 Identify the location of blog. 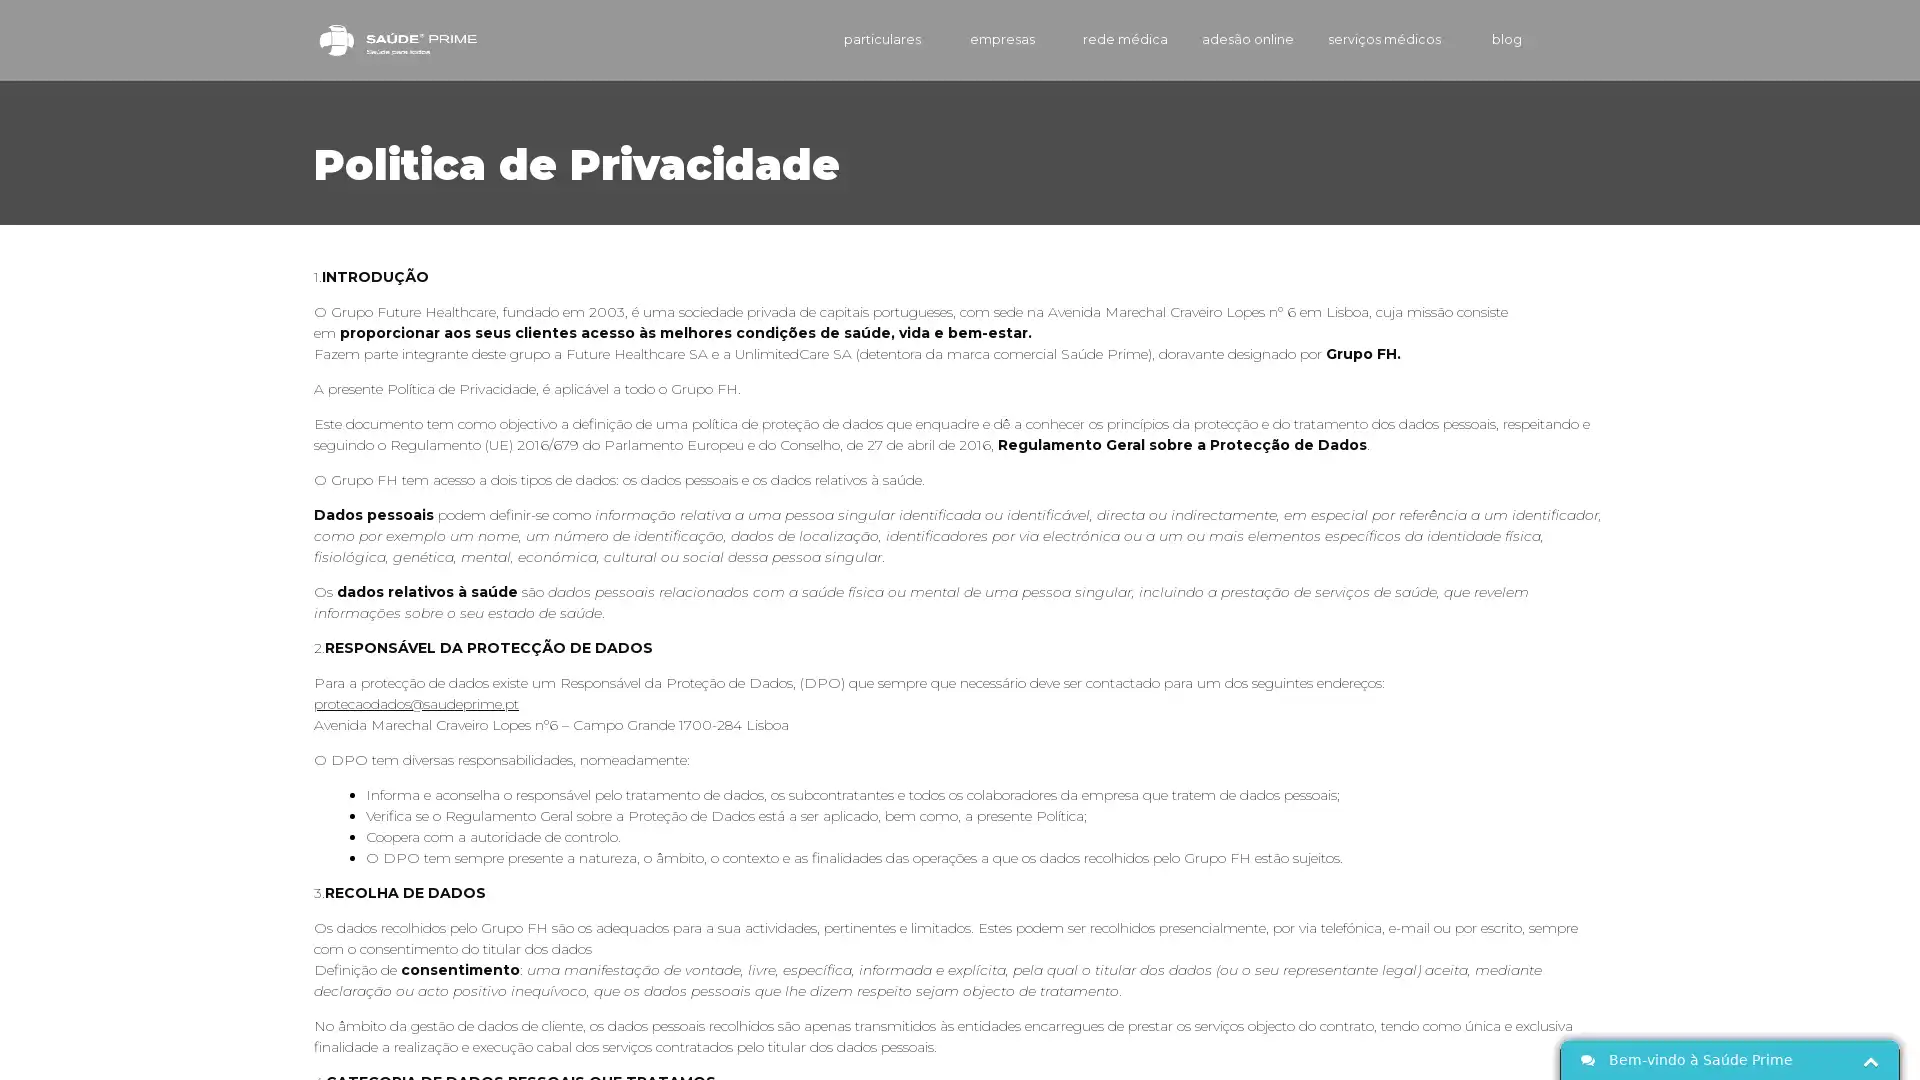
(1489, 39).